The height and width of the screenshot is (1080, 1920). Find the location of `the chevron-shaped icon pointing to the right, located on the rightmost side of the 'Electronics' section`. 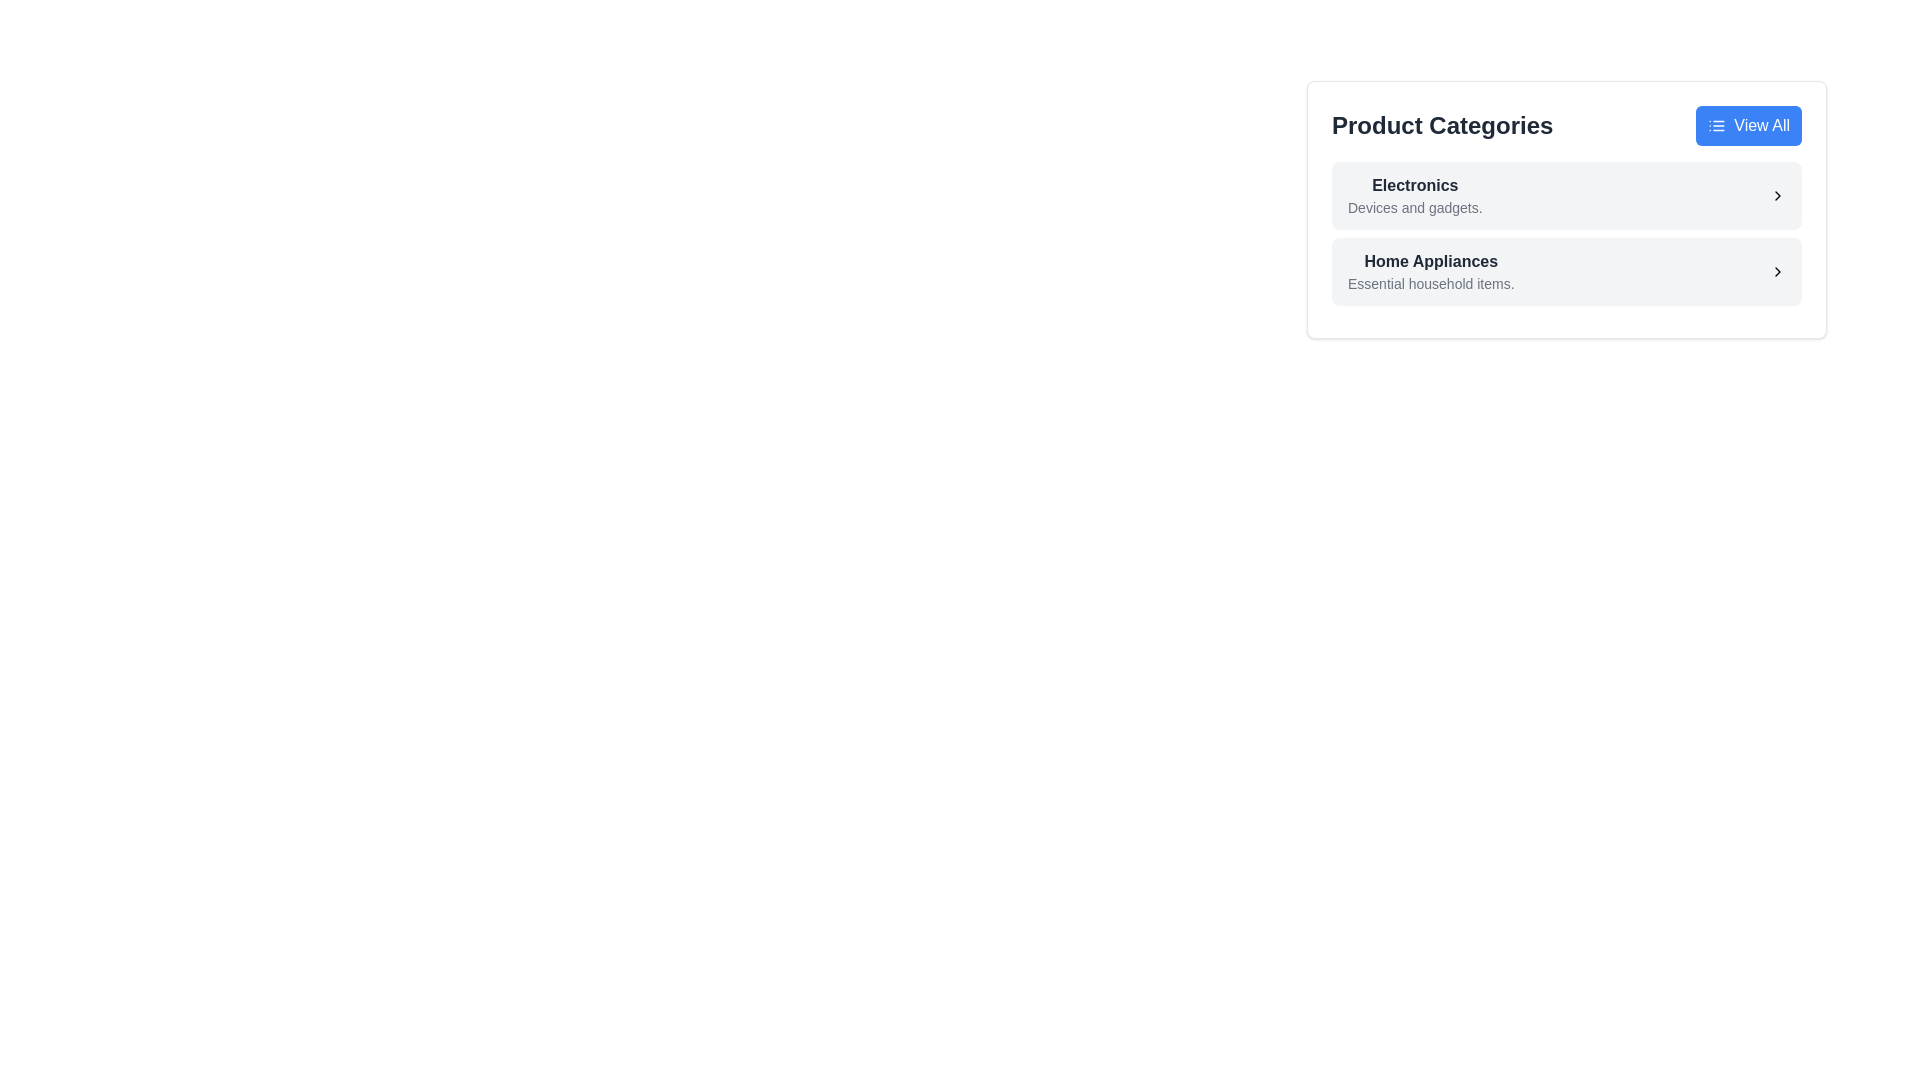

the chevron-shaped icon pointing to the right, located on the rightmost side of the 'Electronics' section is located at coordinates (1777, 196).